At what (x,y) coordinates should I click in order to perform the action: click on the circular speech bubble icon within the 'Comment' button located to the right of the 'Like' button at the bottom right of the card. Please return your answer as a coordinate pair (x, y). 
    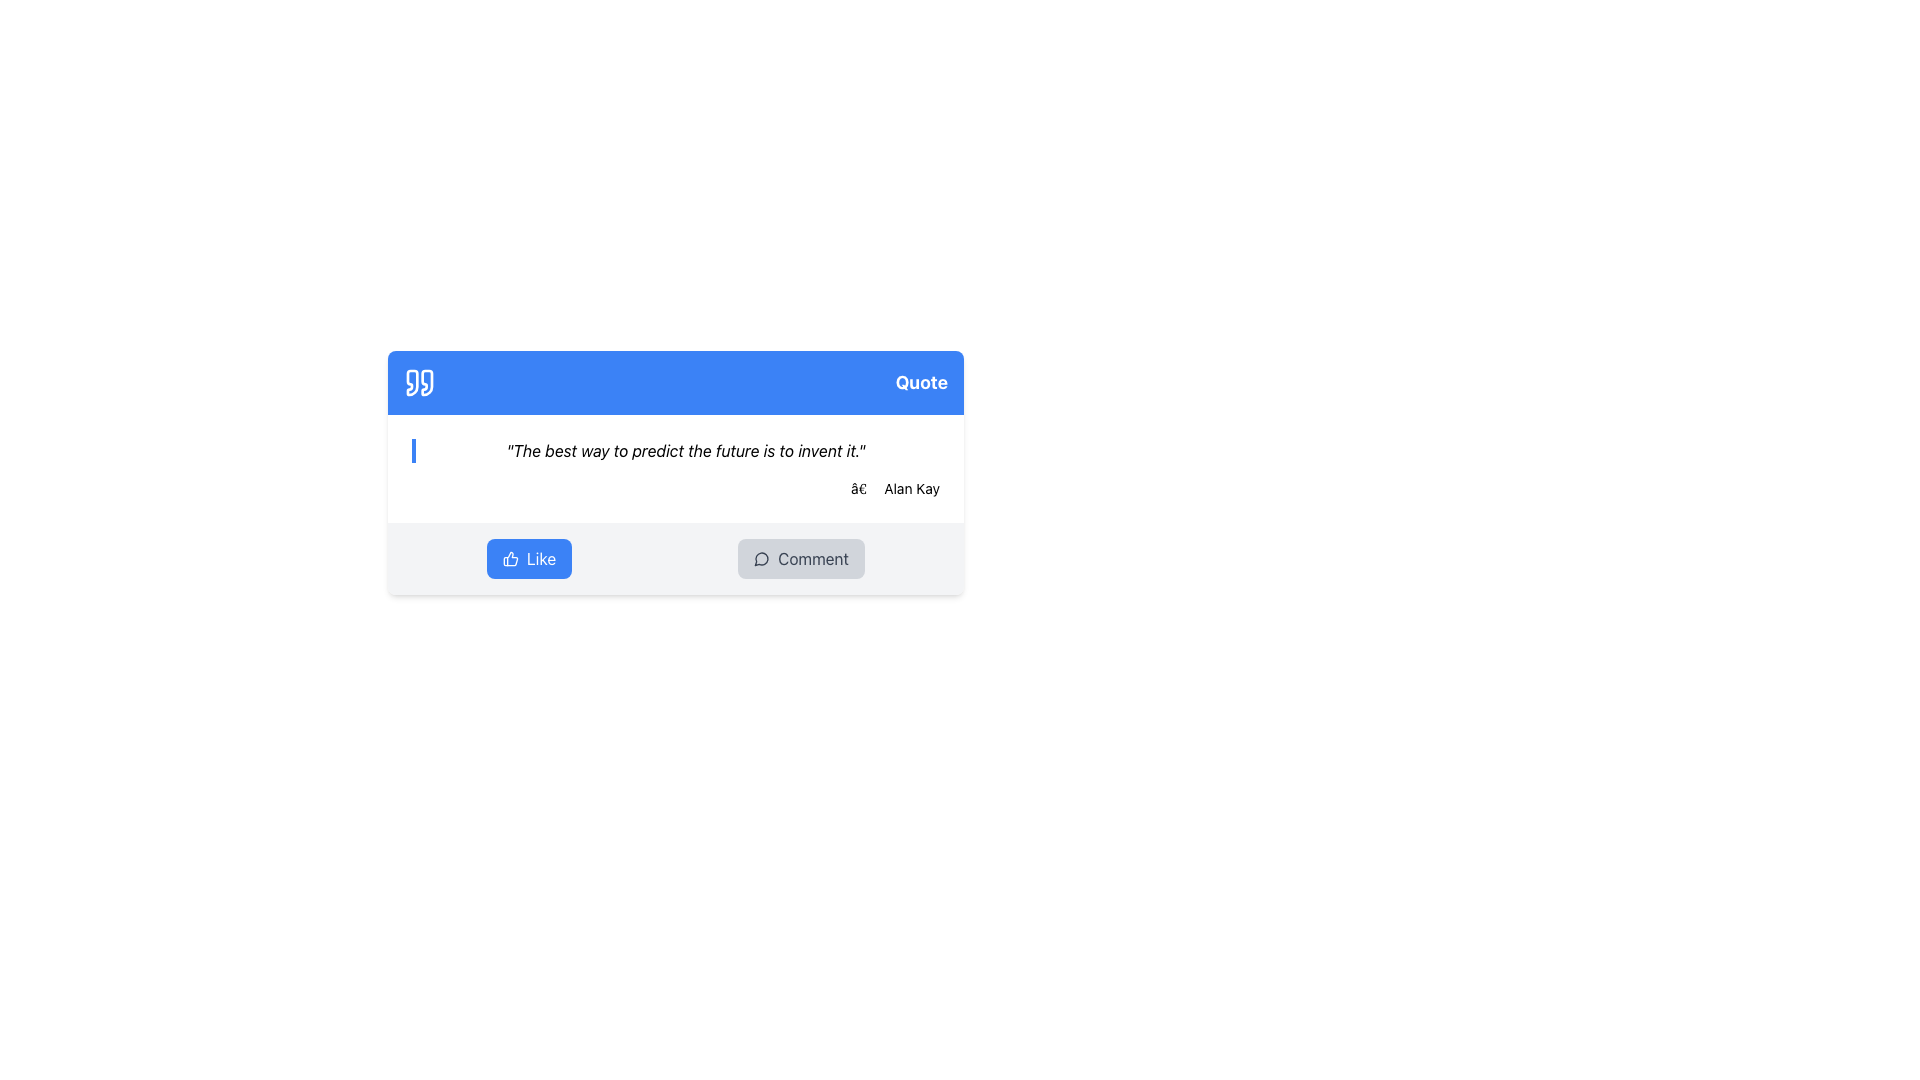
    Looking at the image, I should click on (761, 559).